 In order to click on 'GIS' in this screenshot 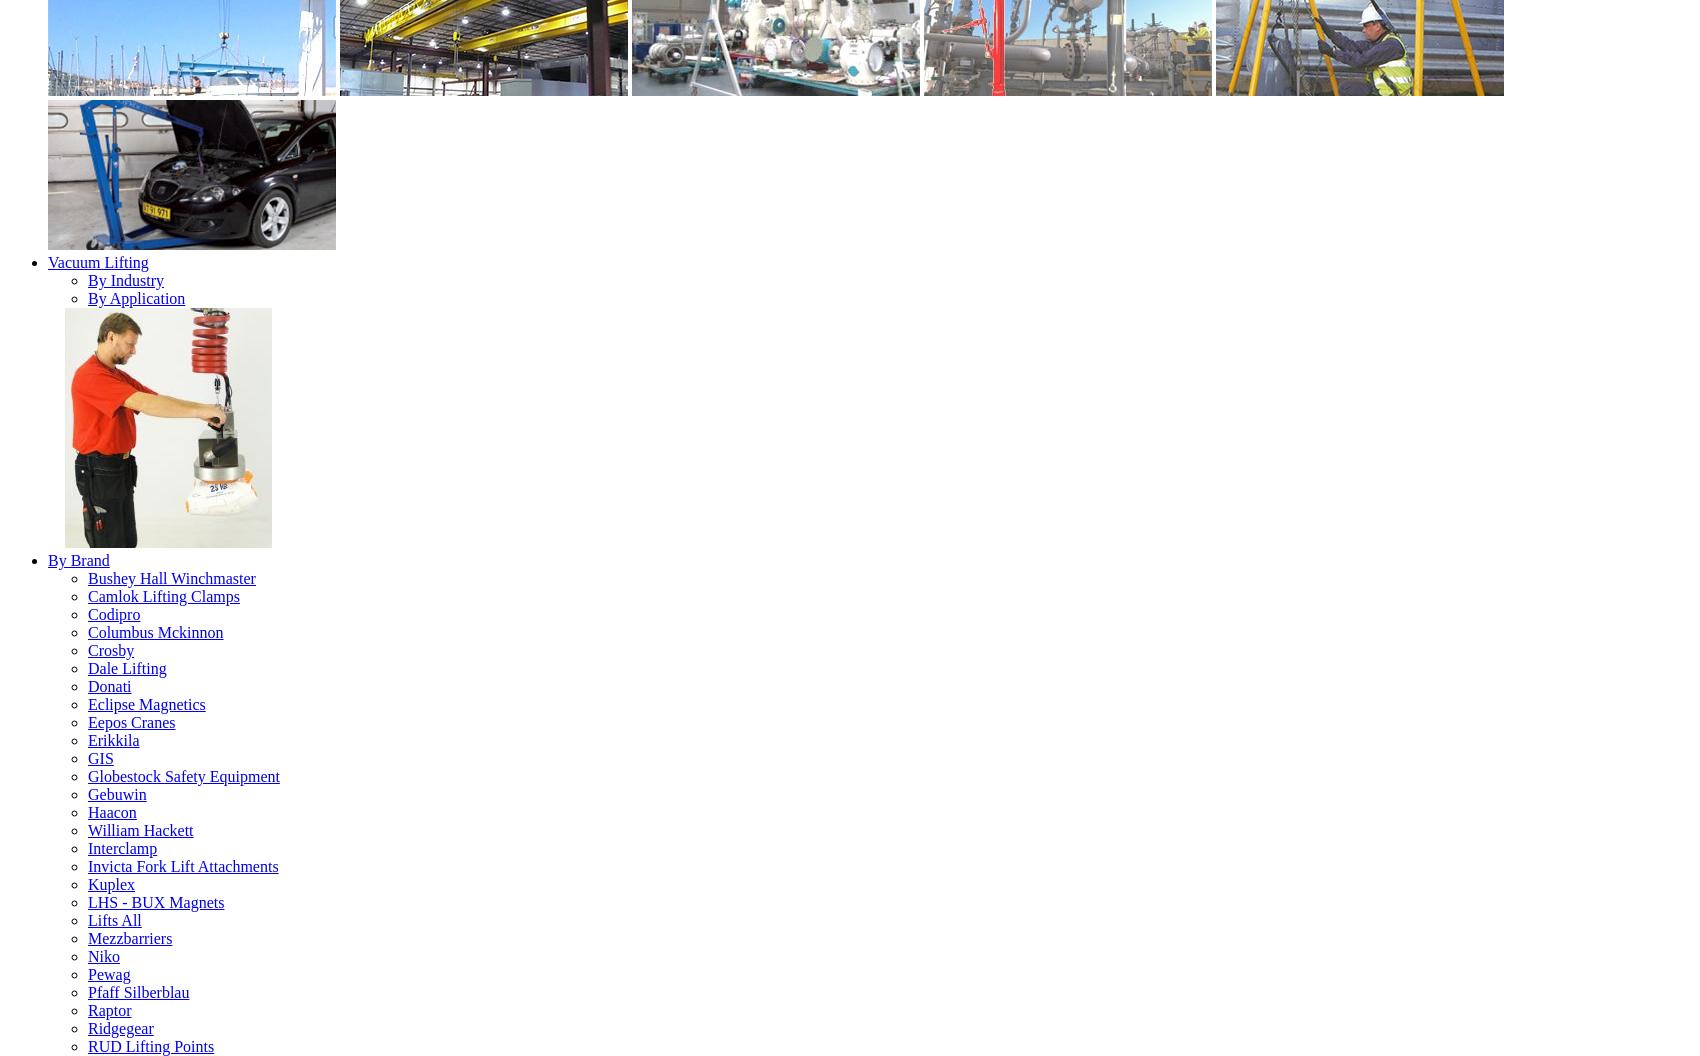, I will do `click(100, 756)`.